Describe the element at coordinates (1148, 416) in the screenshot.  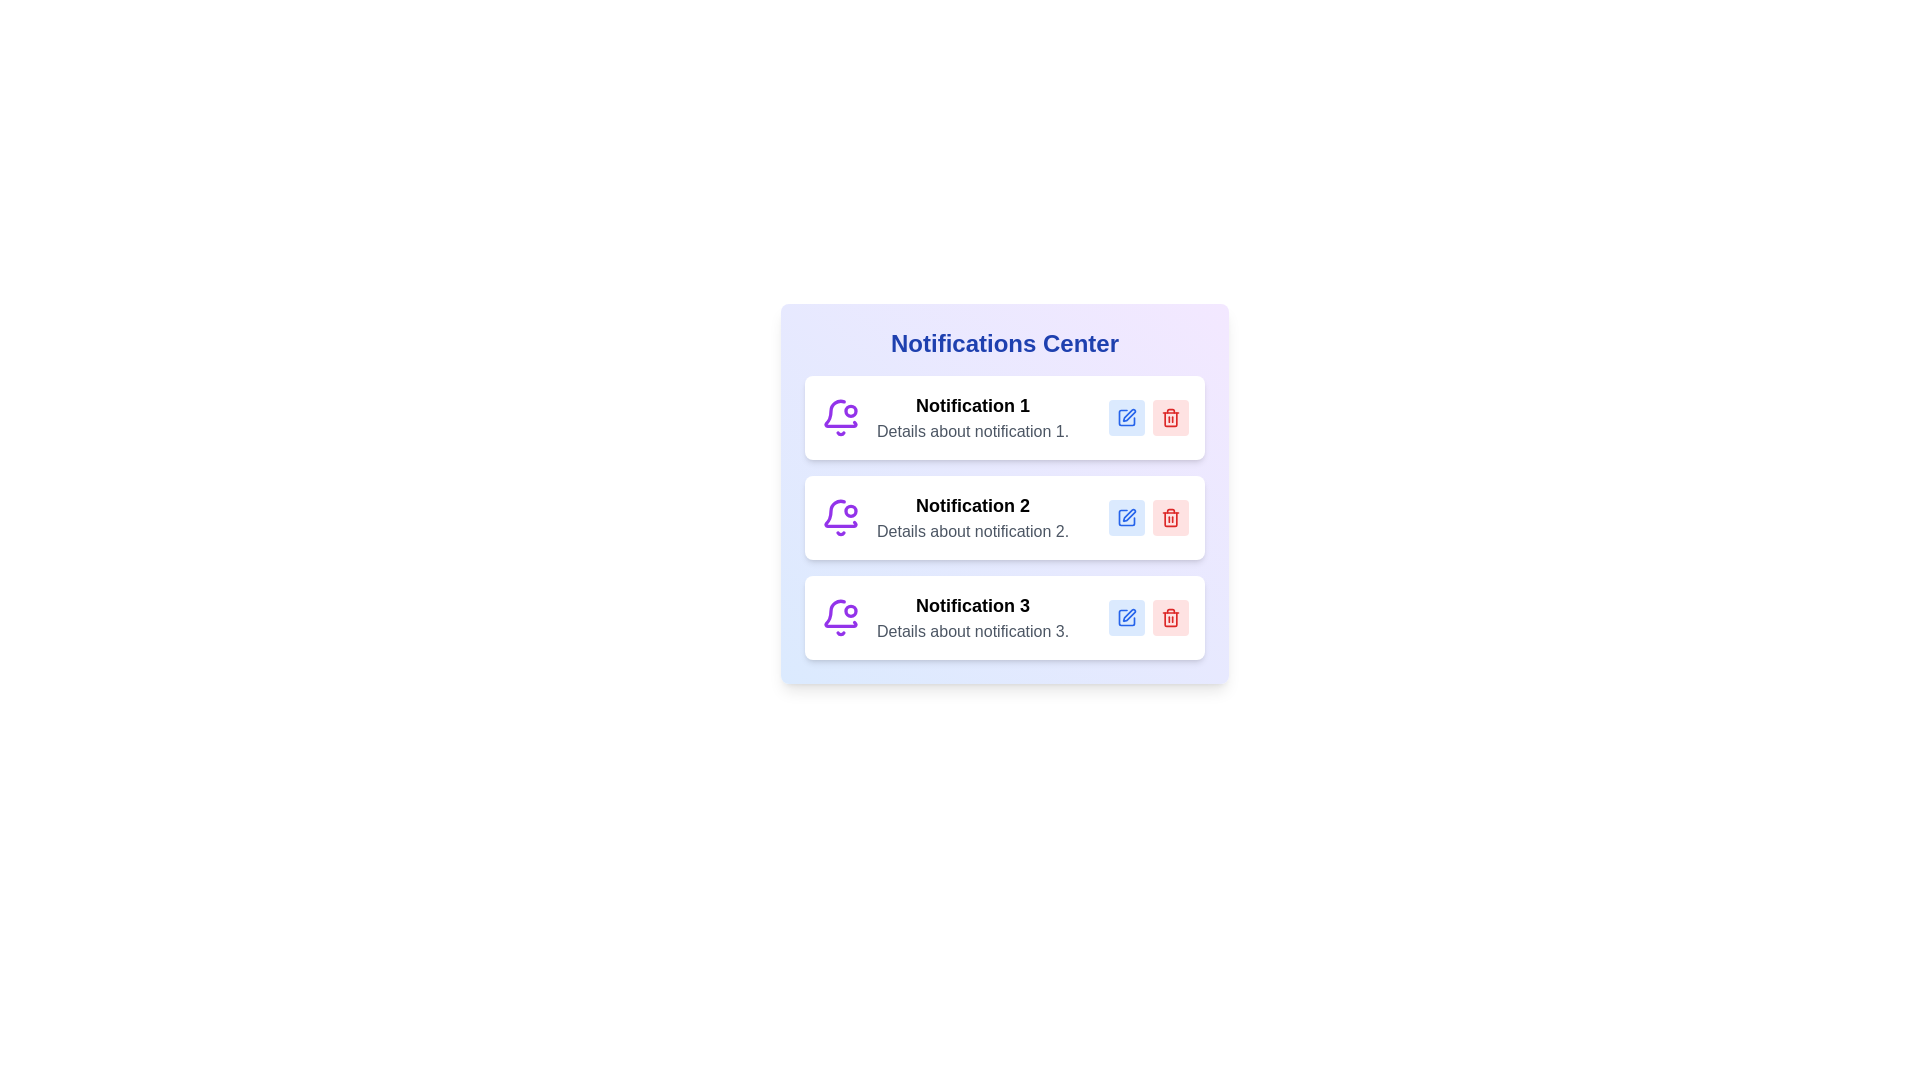
I see `the interactive control group consisting of two buttons, which includes a blue pen icon on the left and a red trash bin icon on the right, located in the topmost notification card` at that location.